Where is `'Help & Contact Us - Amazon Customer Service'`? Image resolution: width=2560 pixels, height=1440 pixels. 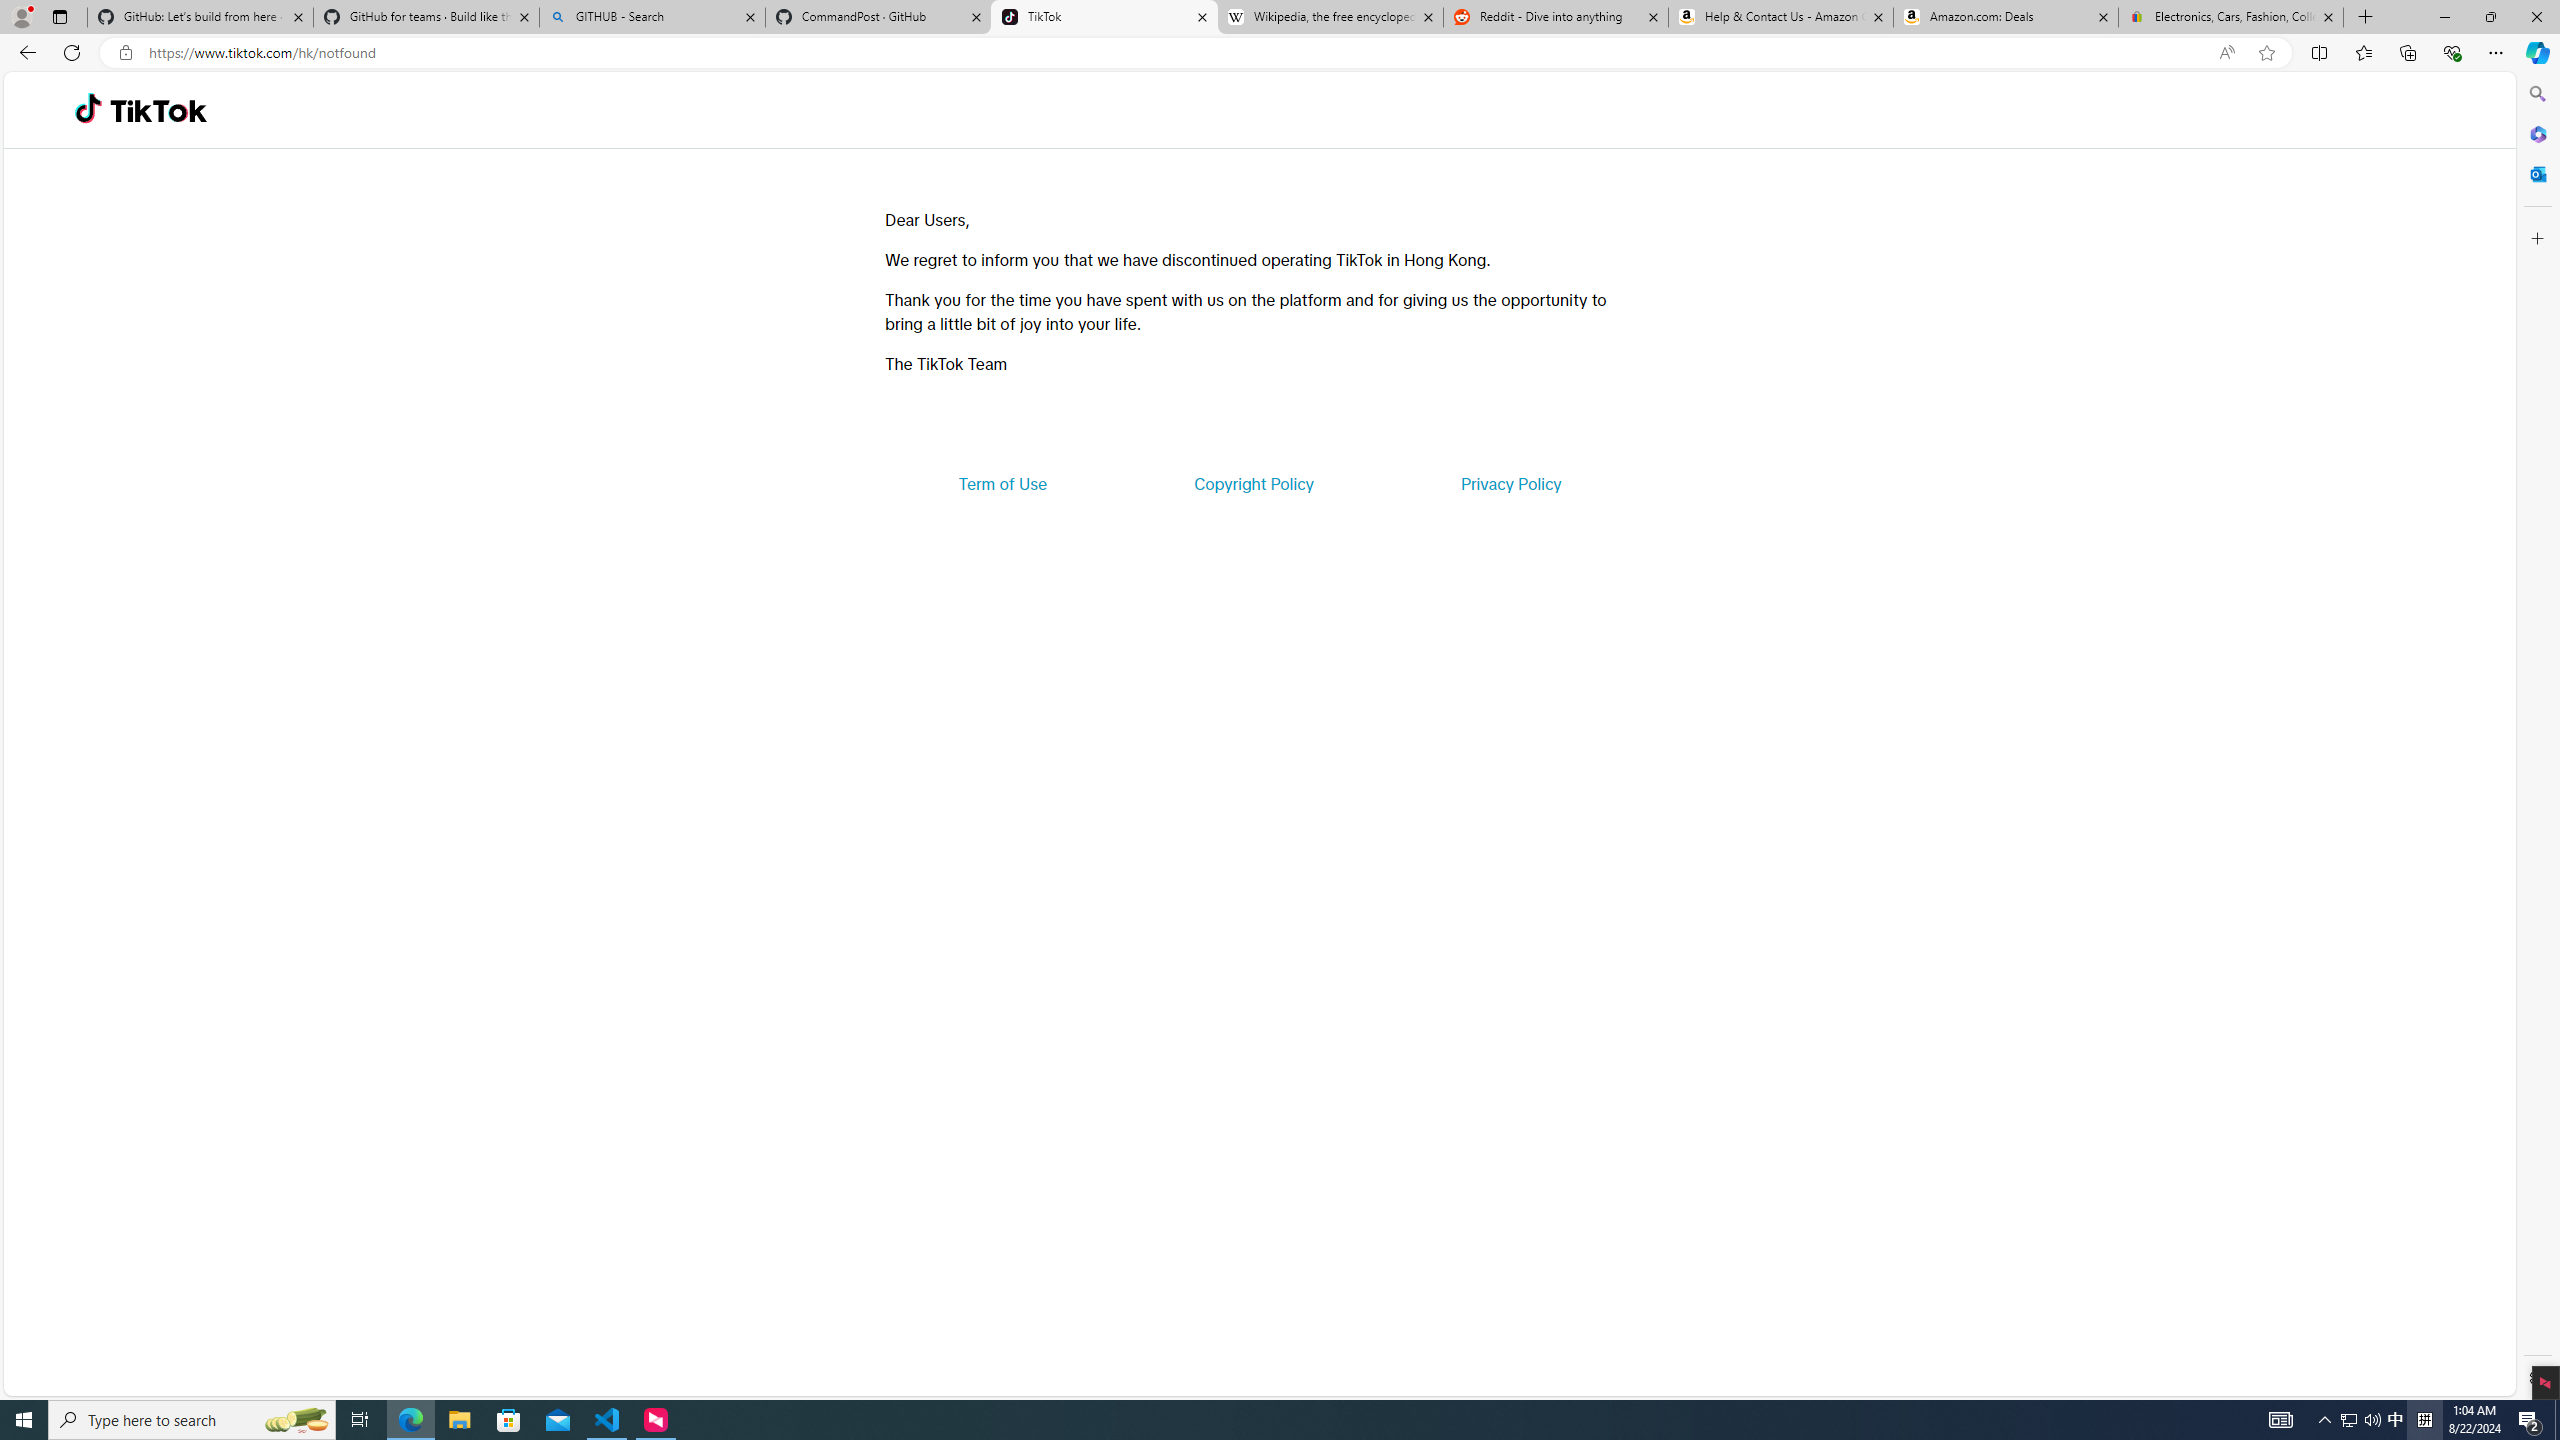 'Help & Contact Us - Amazon Customer Service' is located at coordinates (1780, 16).